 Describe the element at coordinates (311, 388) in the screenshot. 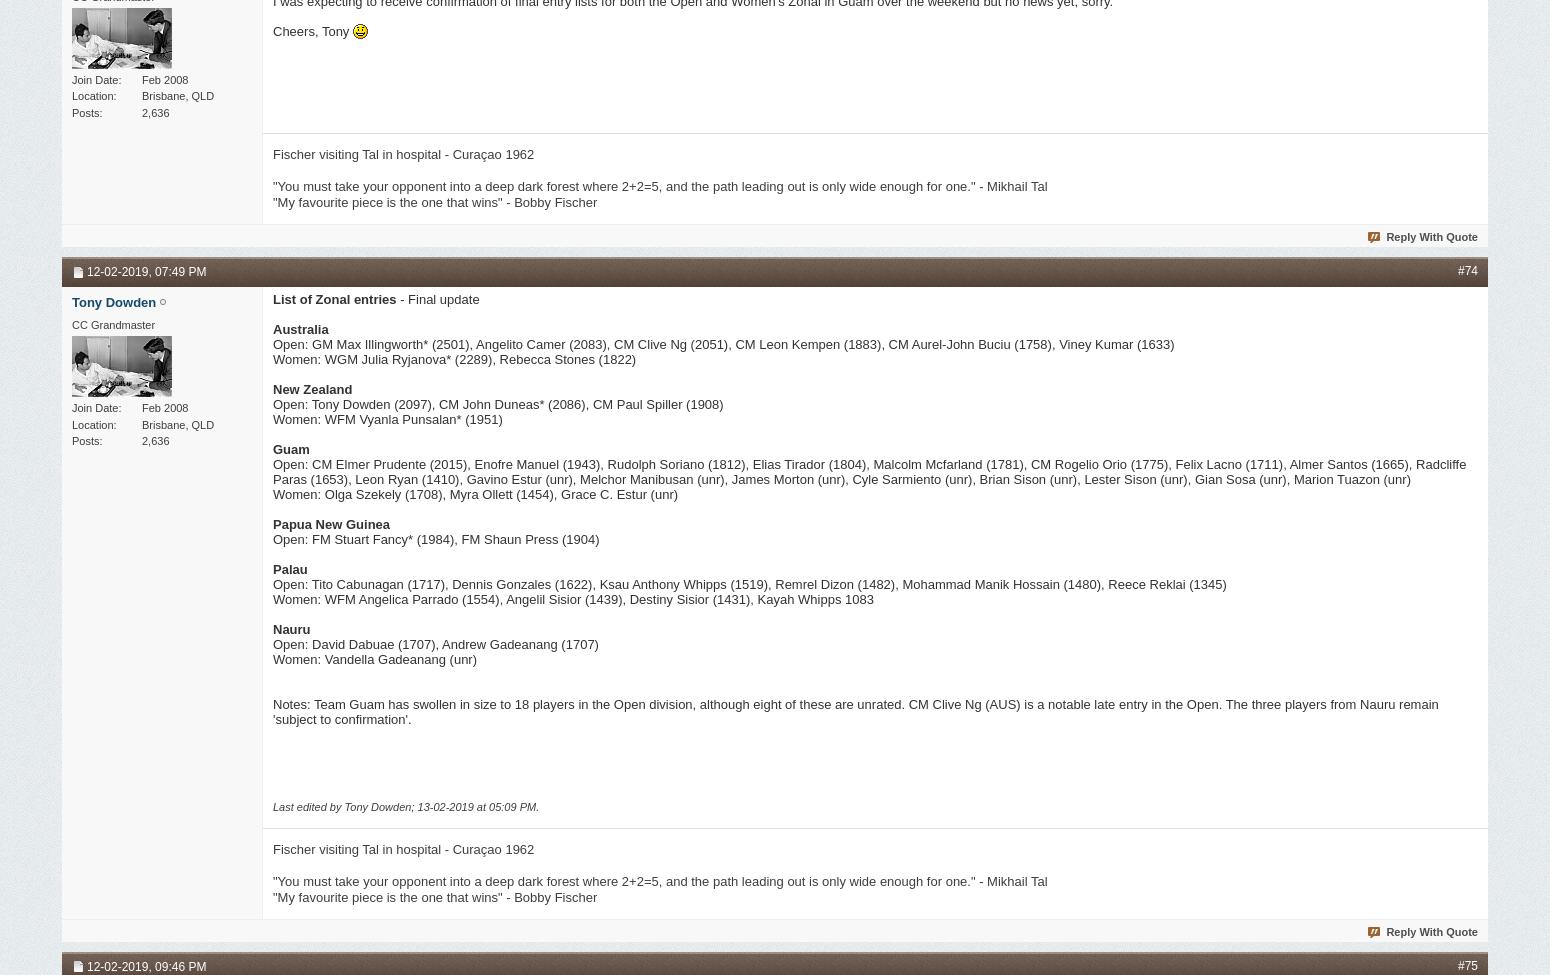

I see `'New Zealand'` at that location.